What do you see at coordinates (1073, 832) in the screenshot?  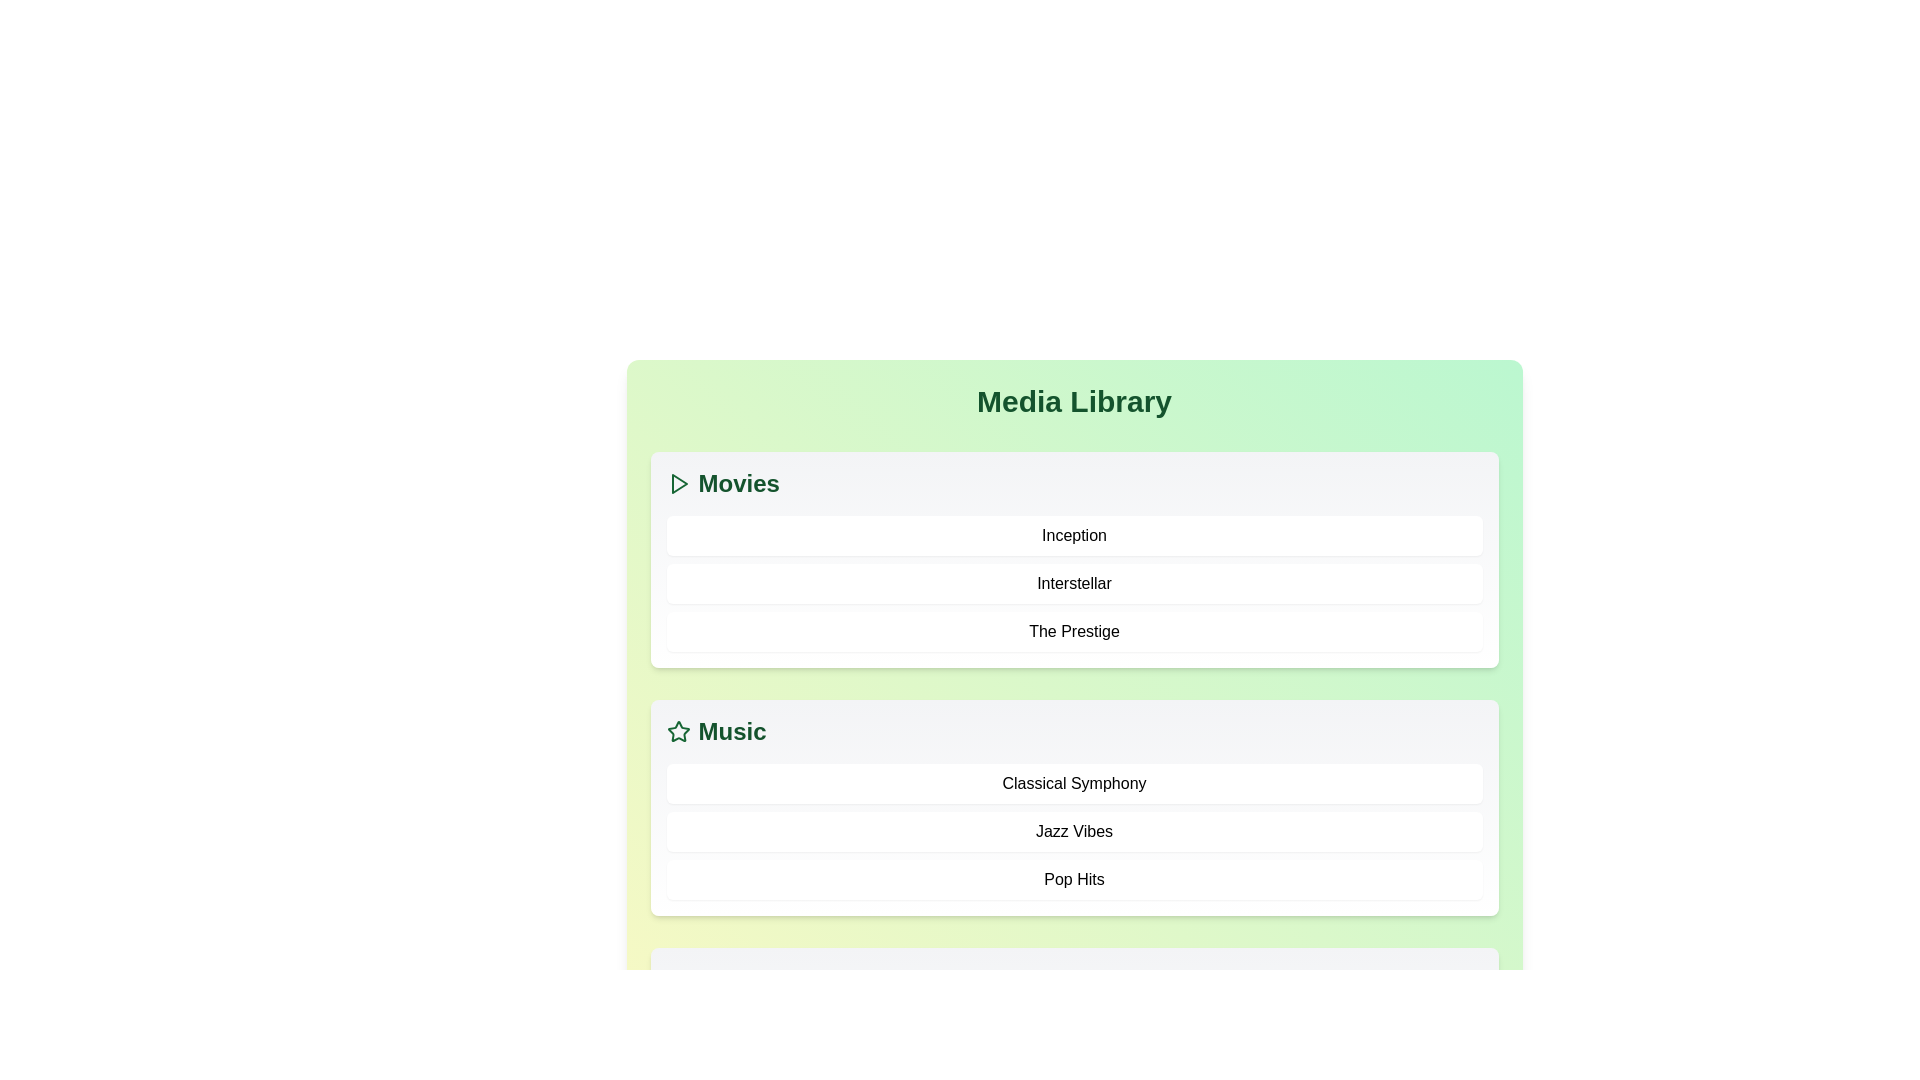 I see `the item Jazz Vibes from the Music category` at bounding box center [1073, 832].